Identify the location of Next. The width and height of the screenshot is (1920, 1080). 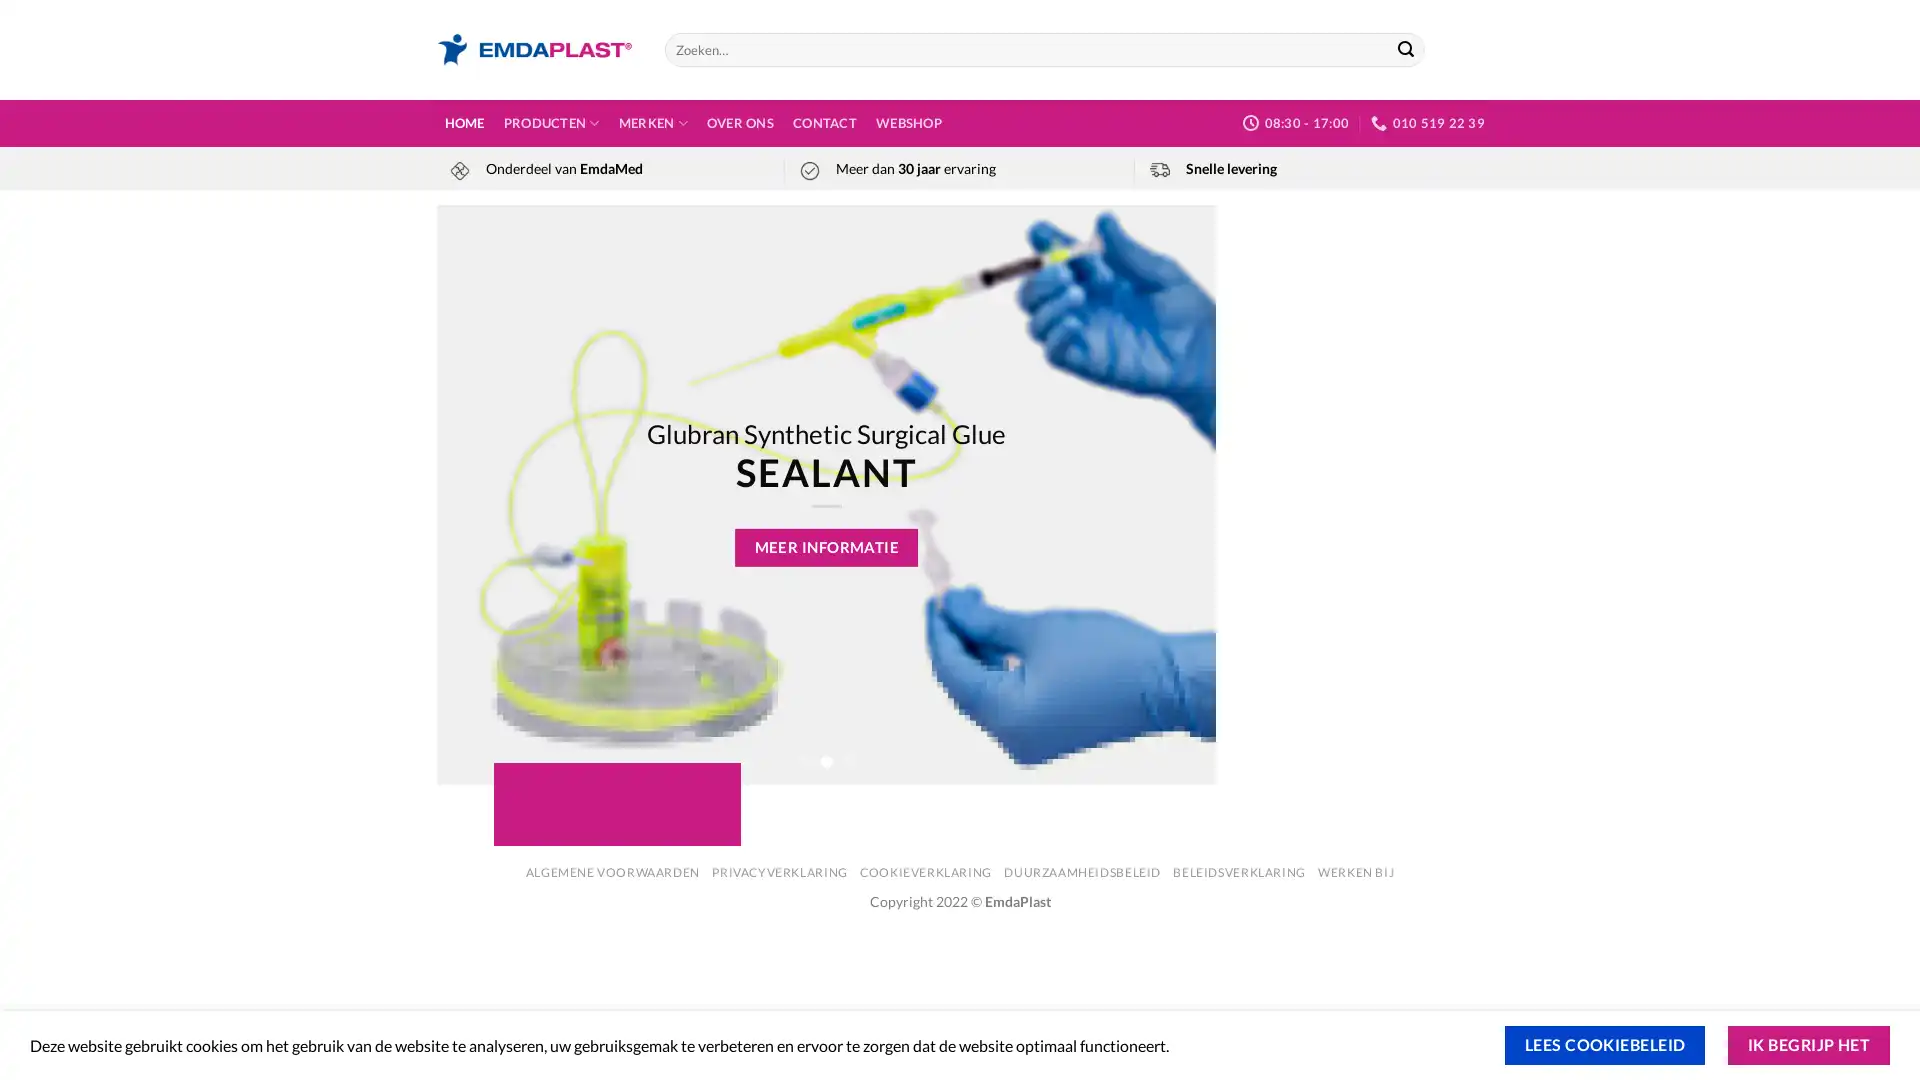
(1175, 493).